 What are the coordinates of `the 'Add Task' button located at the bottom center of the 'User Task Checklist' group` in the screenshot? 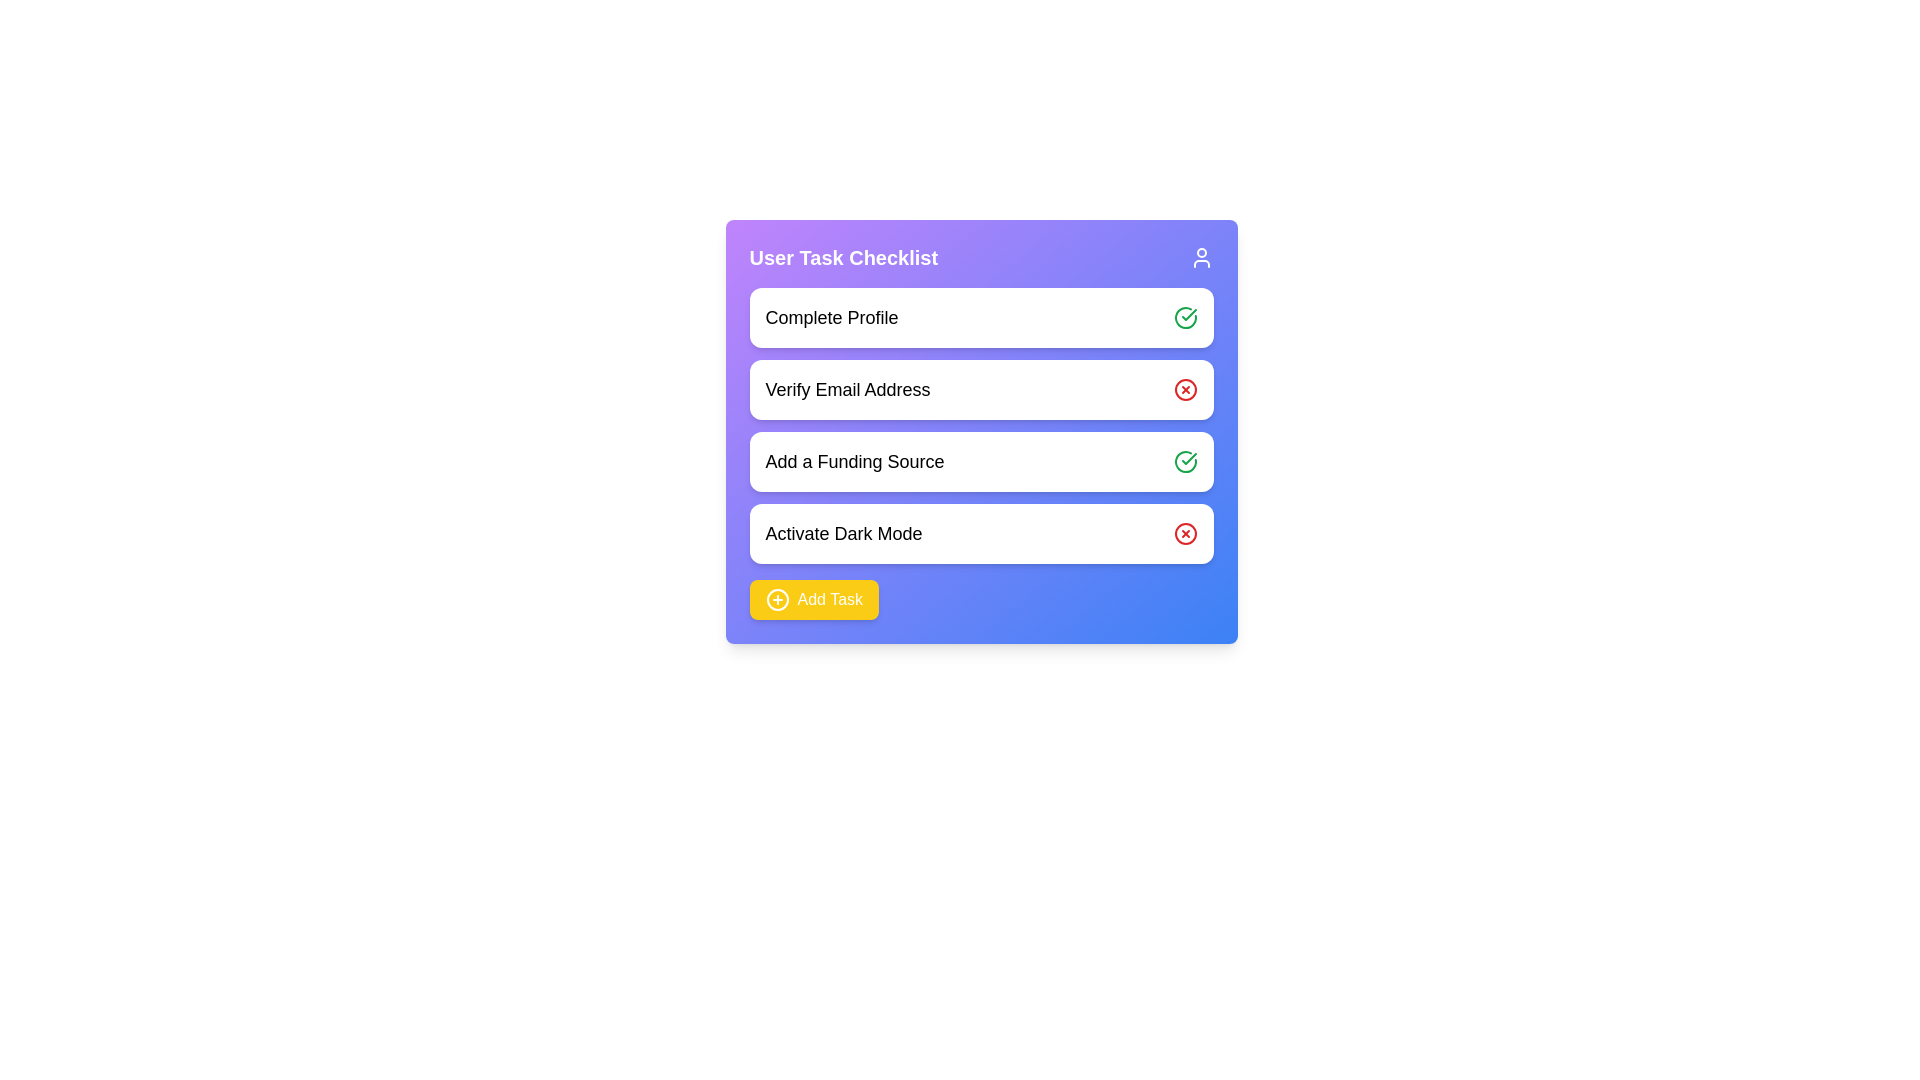 It's located at (814, 599).